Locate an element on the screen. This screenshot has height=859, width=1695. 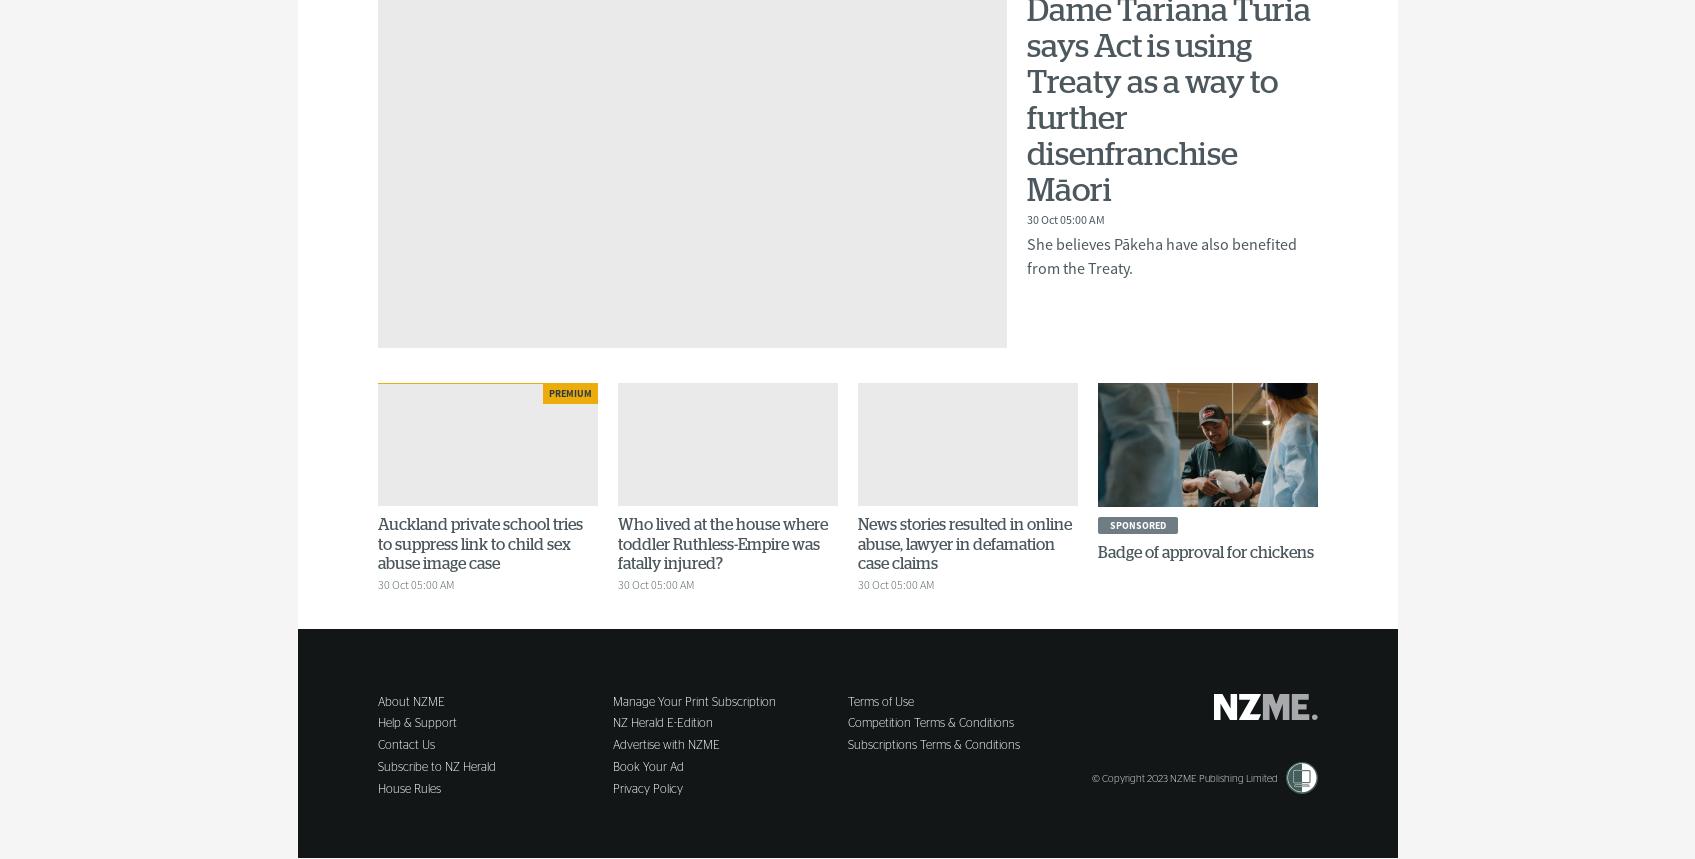
'Competition Terms & Conditions' is located at coordinates (930, 722).